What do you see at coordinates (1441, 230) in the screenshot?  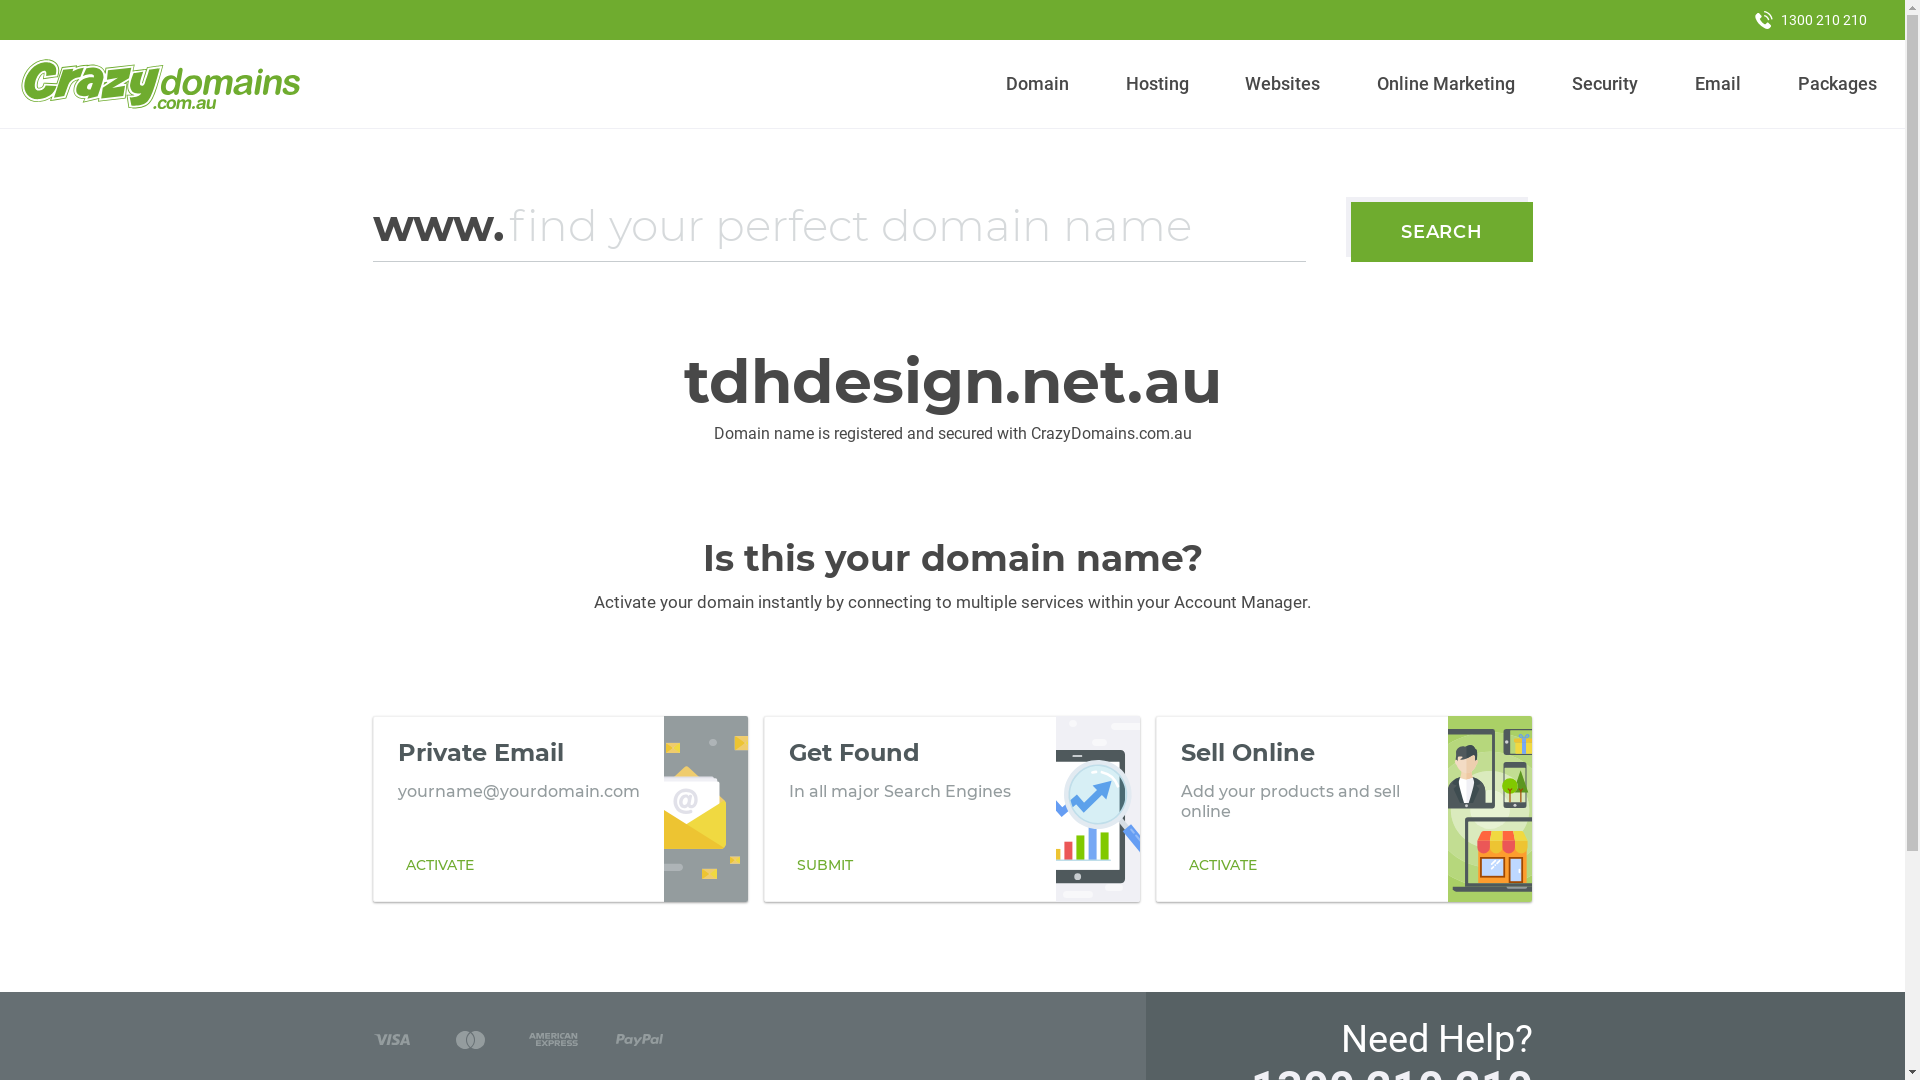 I see `'SEARCH'` at bounding box center [1441, 230].